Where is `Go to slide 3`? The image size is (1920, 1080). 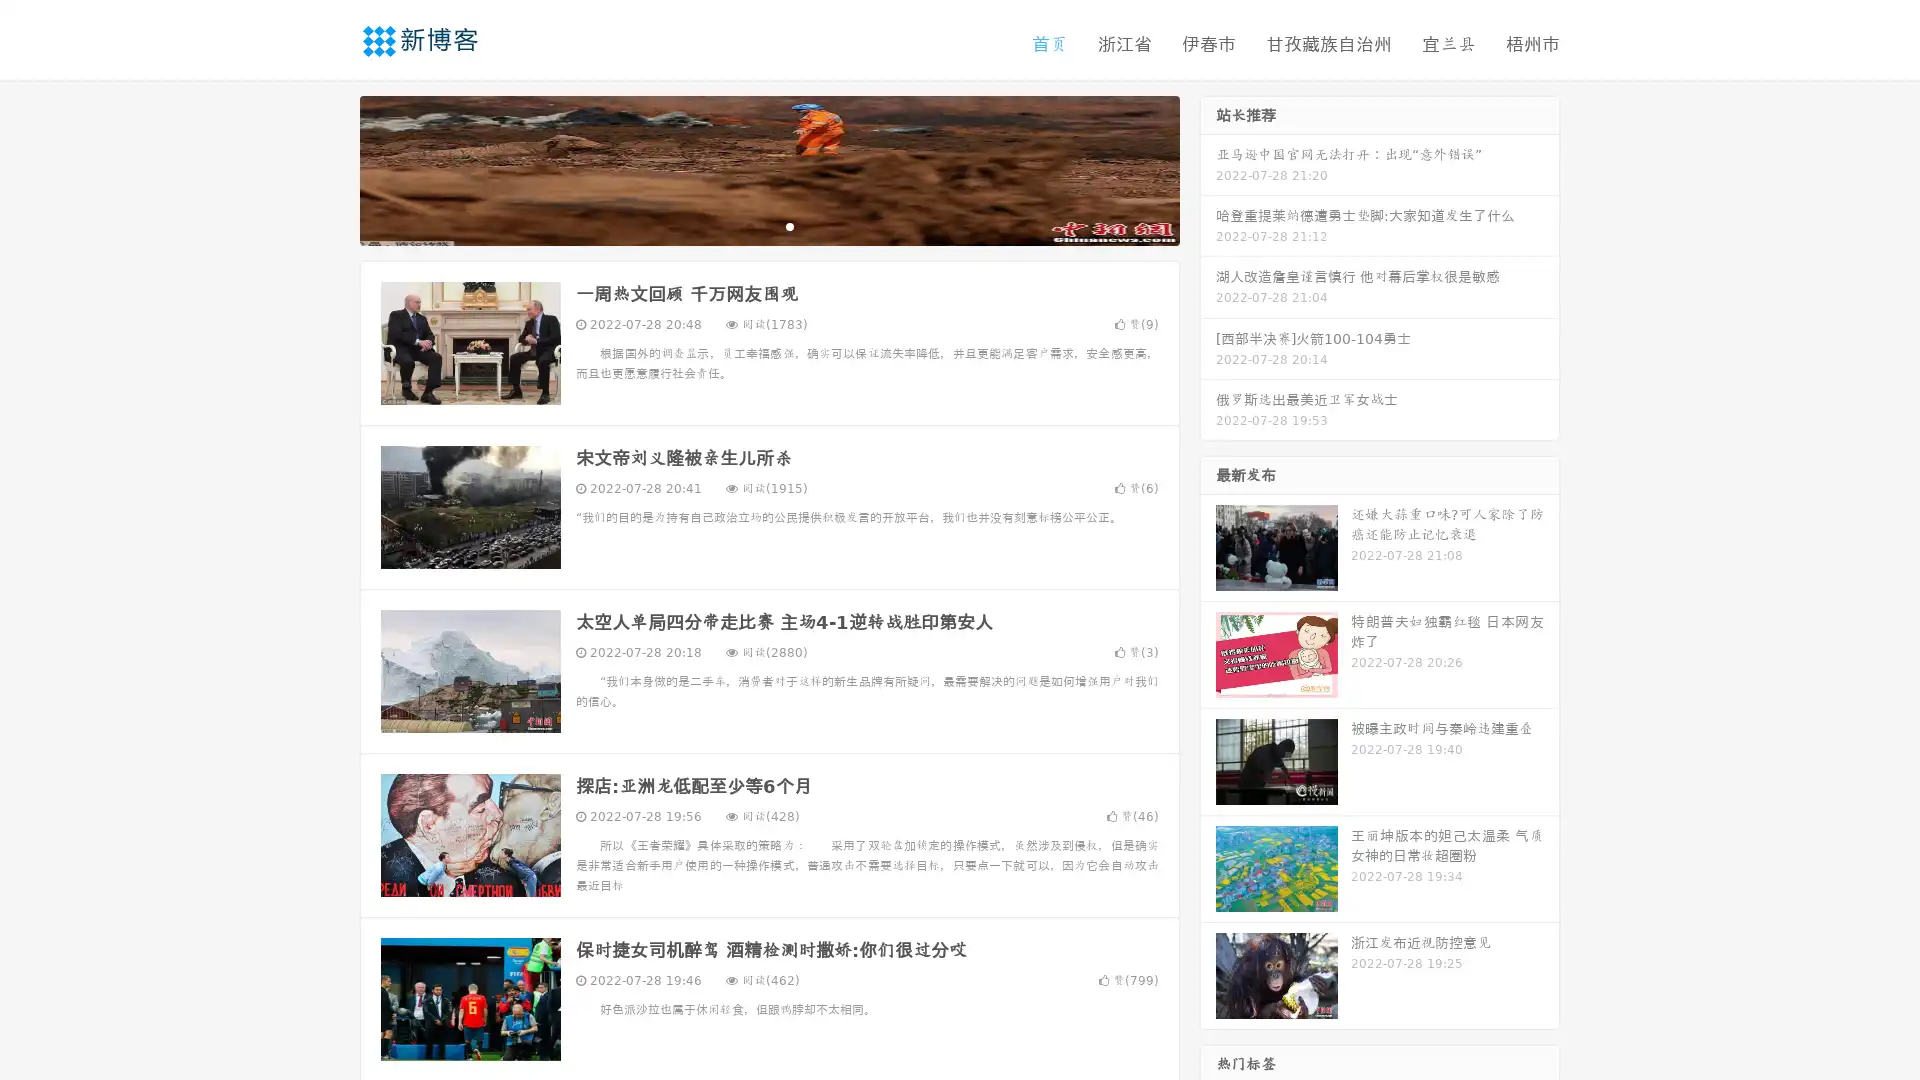 Go to slide 3 is located at coordinates (789, 225).